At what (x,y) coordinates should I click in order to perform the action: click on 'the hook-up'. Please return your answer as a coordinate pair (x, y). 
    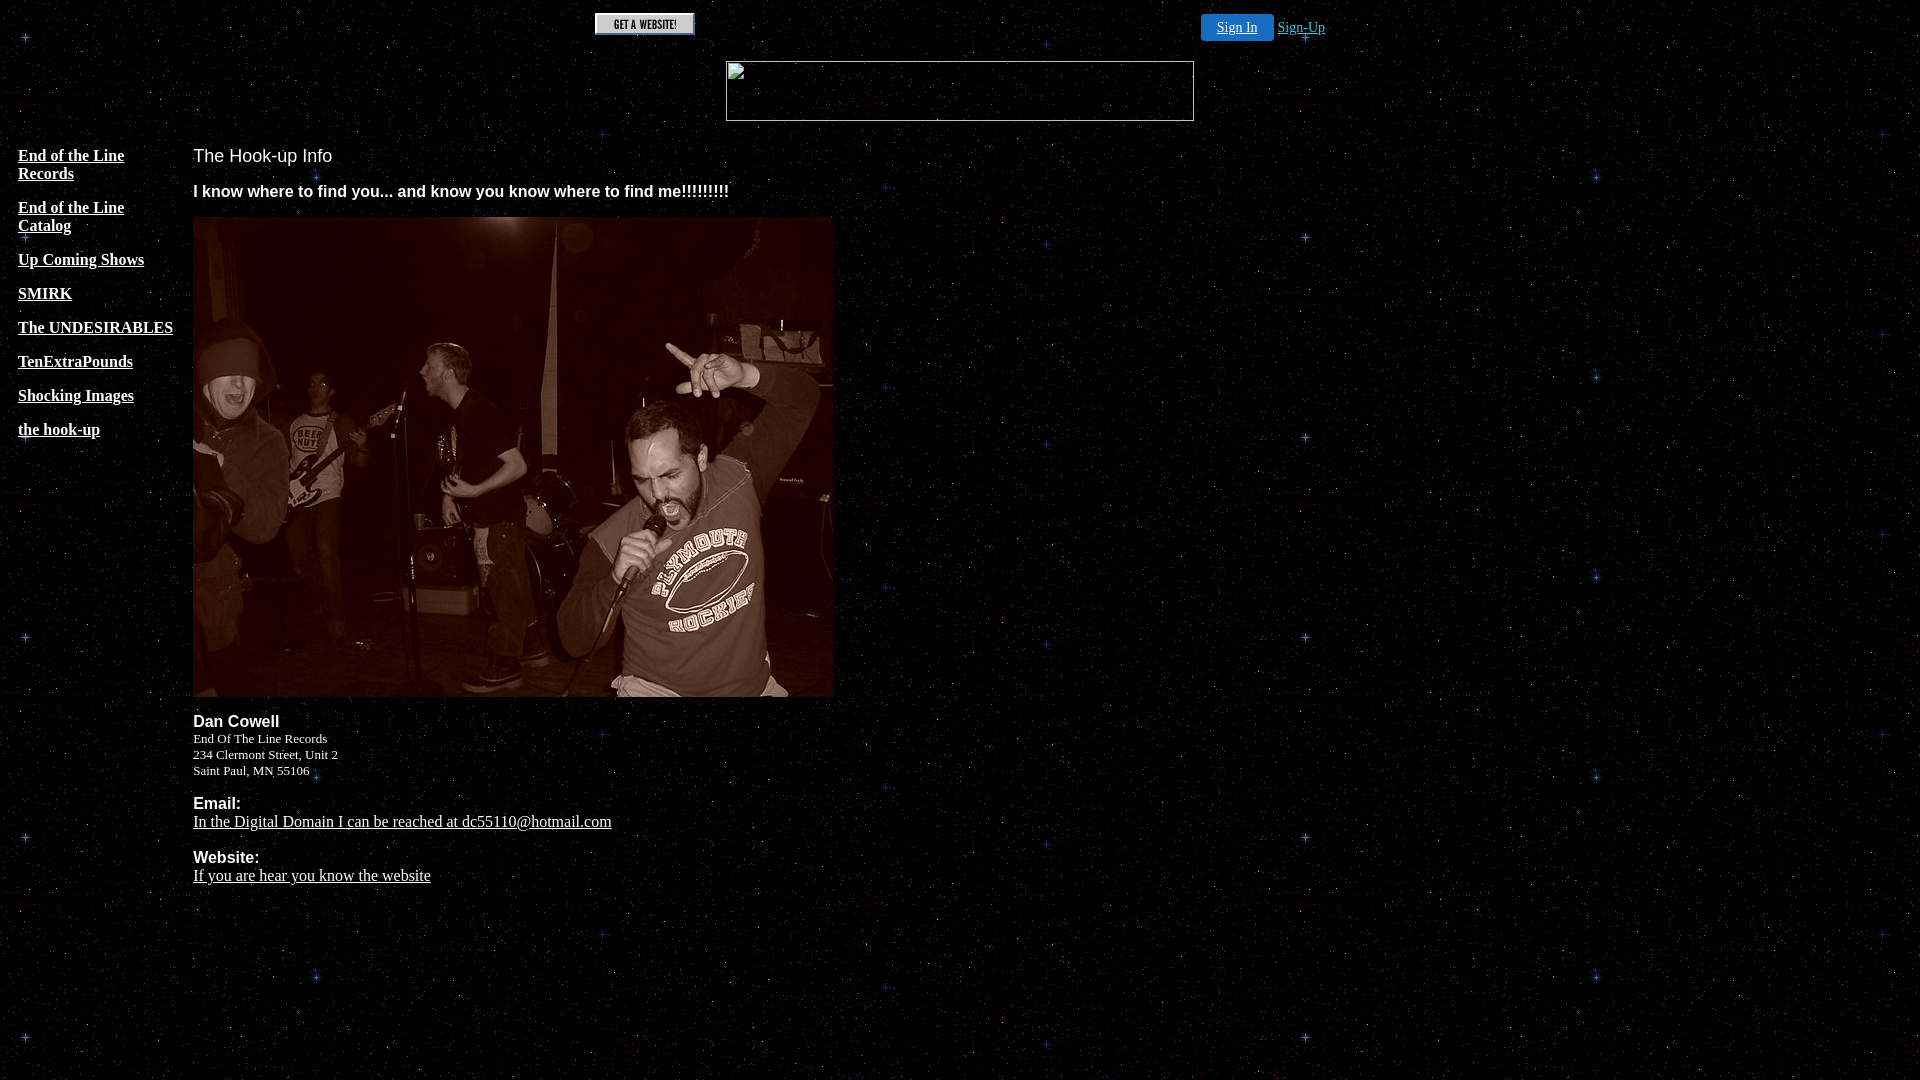
    Looking at the image, I should click on (18, 428).